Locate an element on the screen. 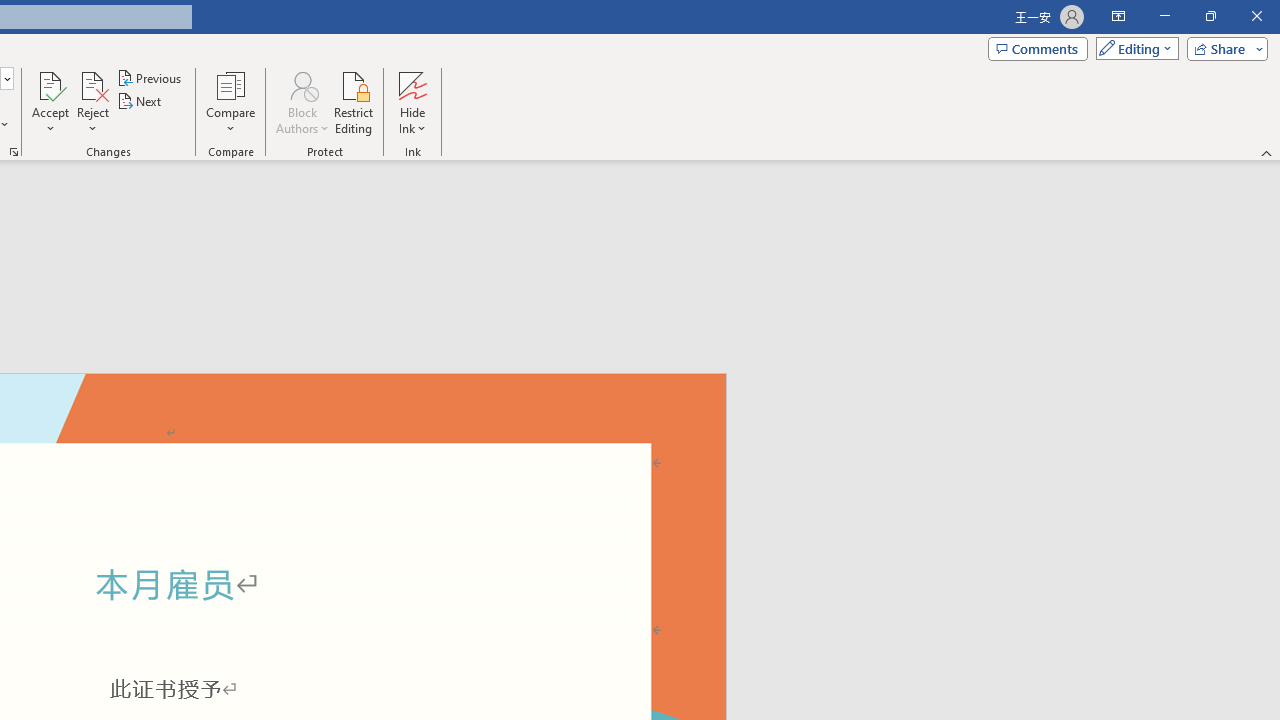  'Restrict Editing' is located at coordinates (353, 103).